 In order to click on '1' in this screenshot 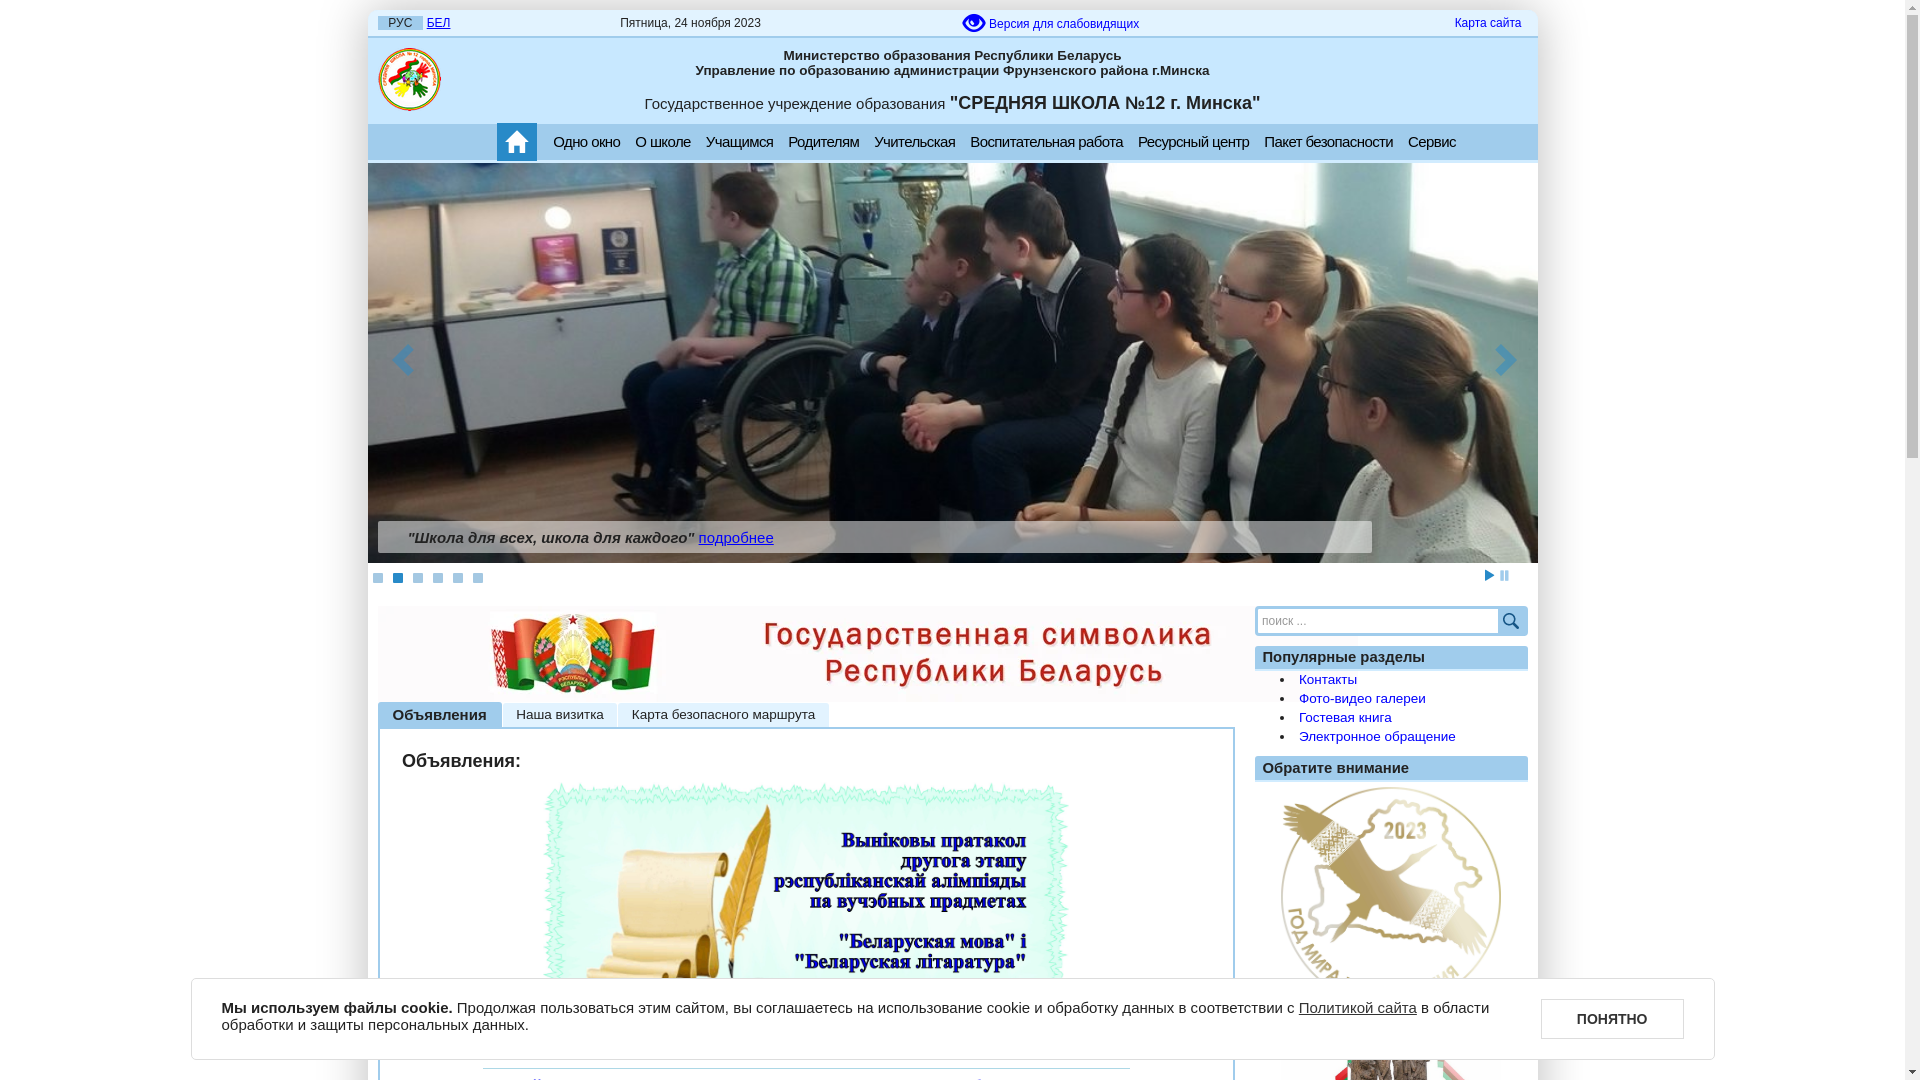, I will do `click(377, 578)`.